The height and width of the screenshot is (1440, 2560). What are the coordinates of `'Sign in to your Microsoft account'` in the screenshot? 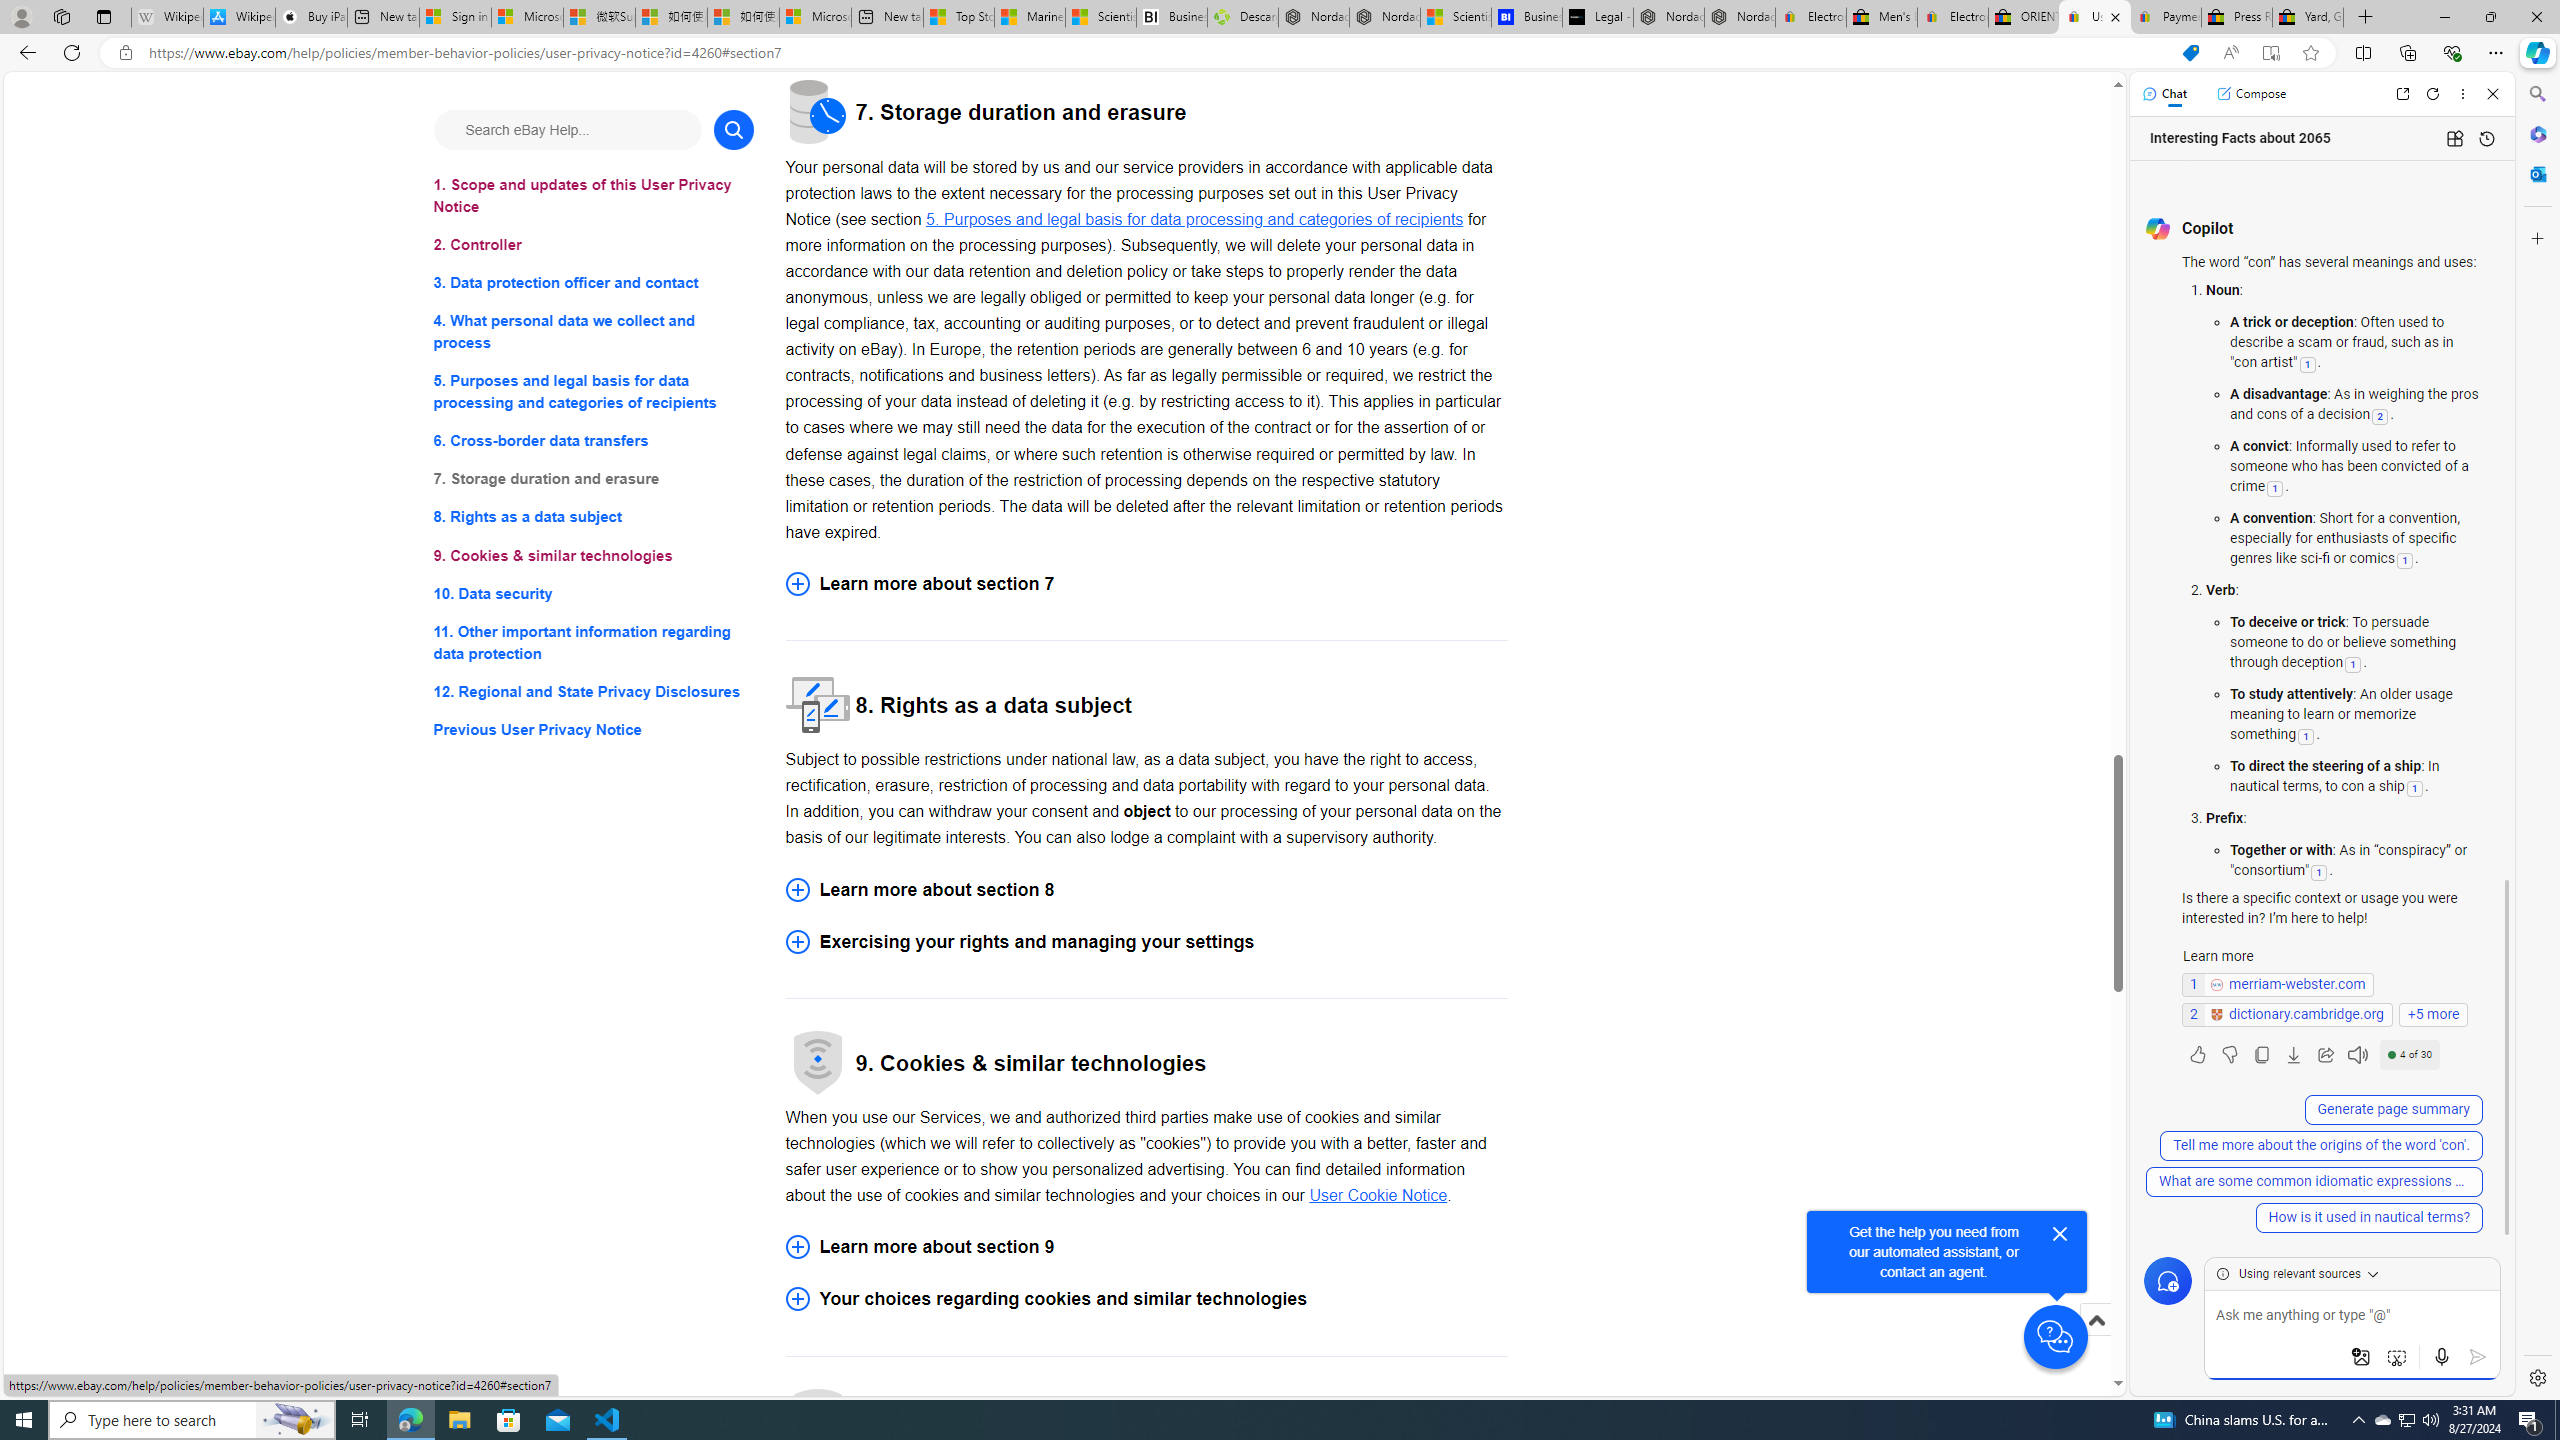 It's located at (454, 16).